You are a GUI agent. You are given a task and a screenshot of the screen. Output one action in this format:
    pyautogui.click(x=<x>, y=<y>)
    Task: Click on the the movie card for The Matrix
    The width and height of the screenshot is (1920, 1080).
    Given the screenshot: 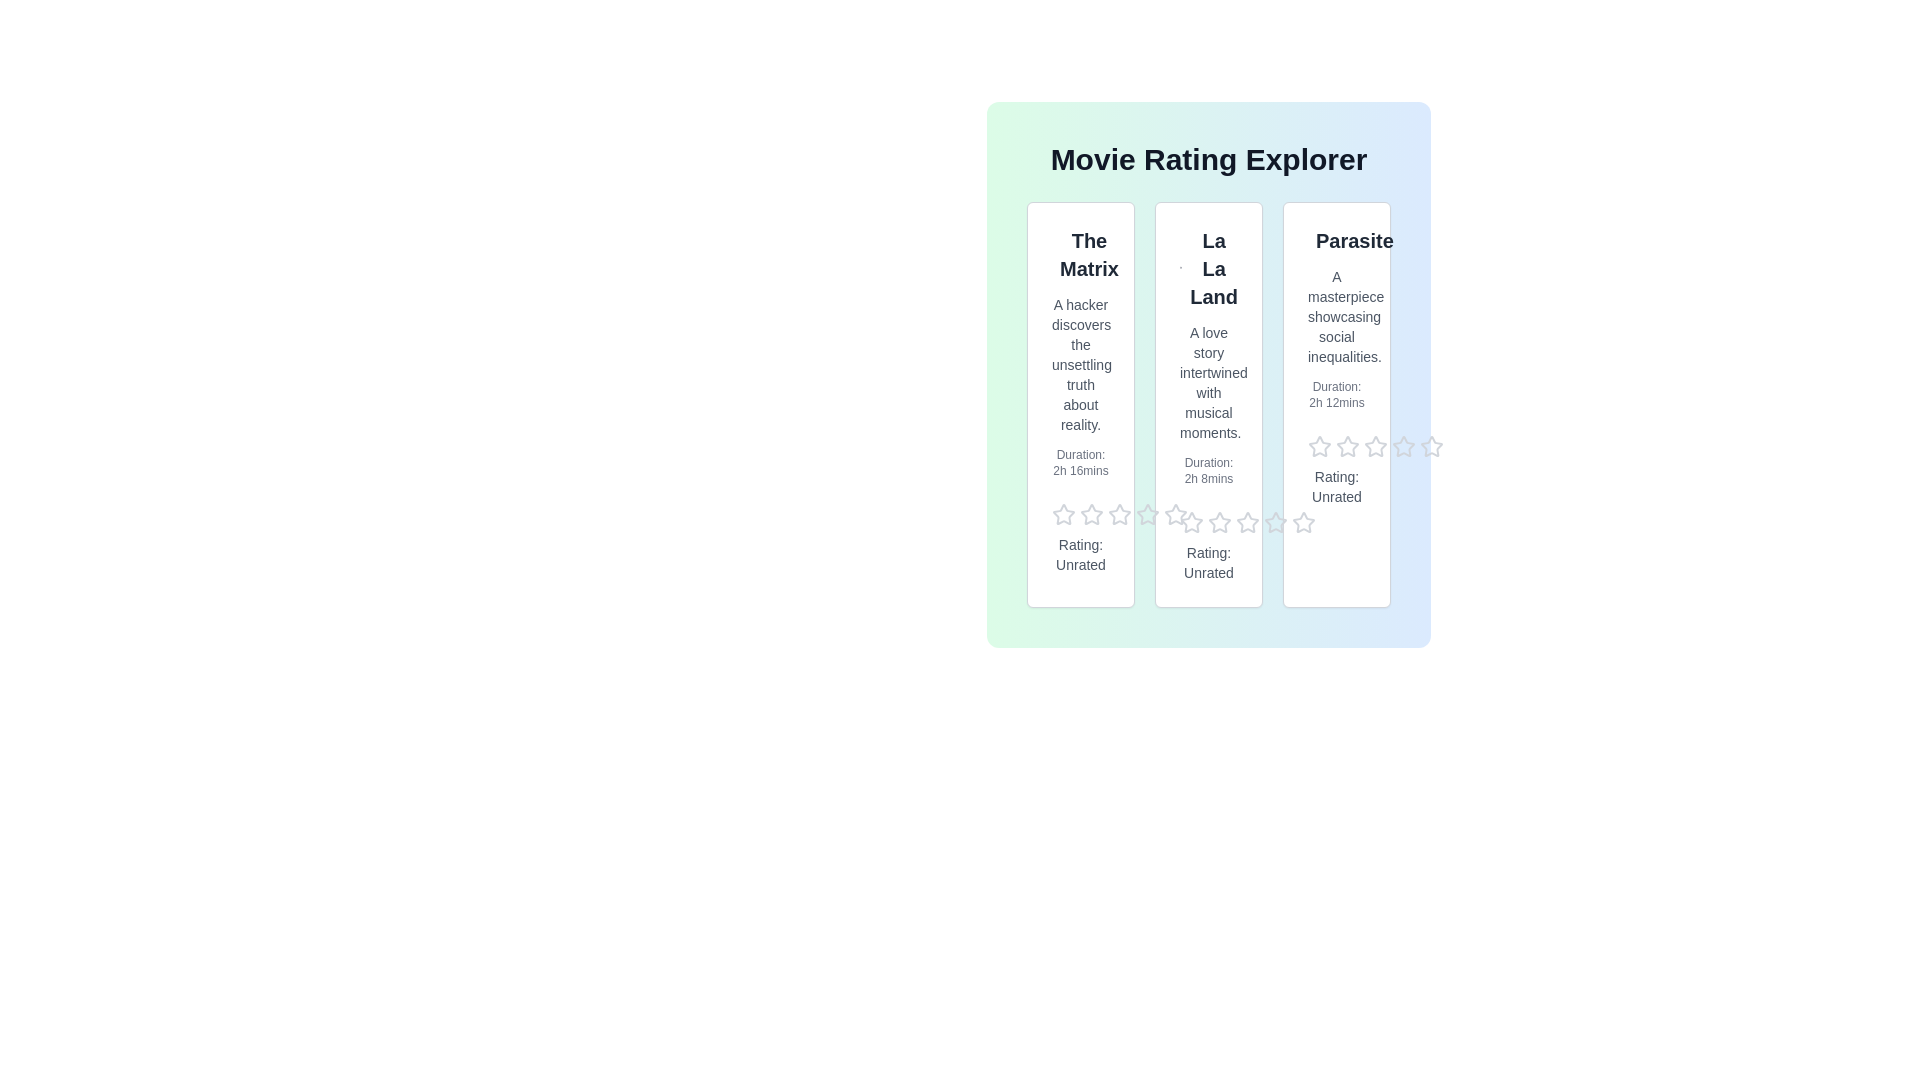 What is the action you would take?
    pyautogui.click(x=1079, y=405)
    